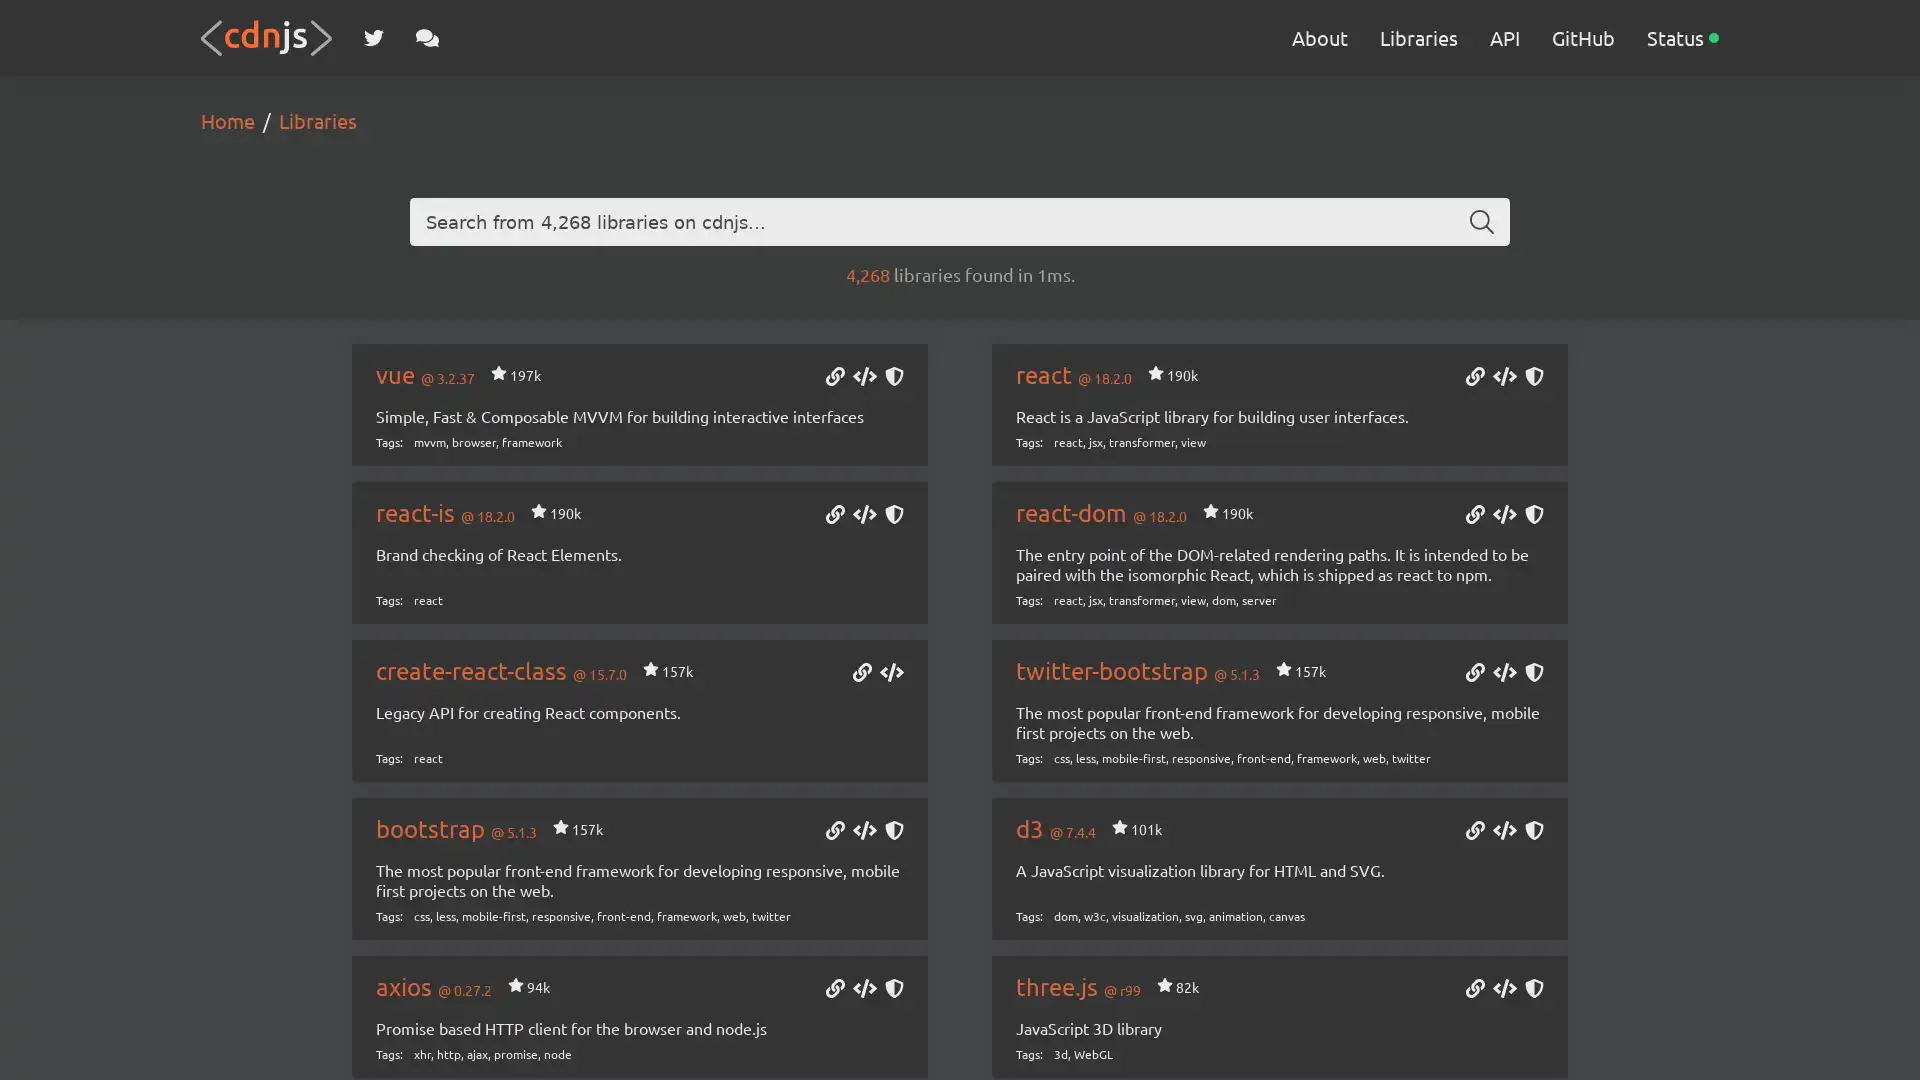  I want to click on Copy SRI Hash, so click(1533, 515).